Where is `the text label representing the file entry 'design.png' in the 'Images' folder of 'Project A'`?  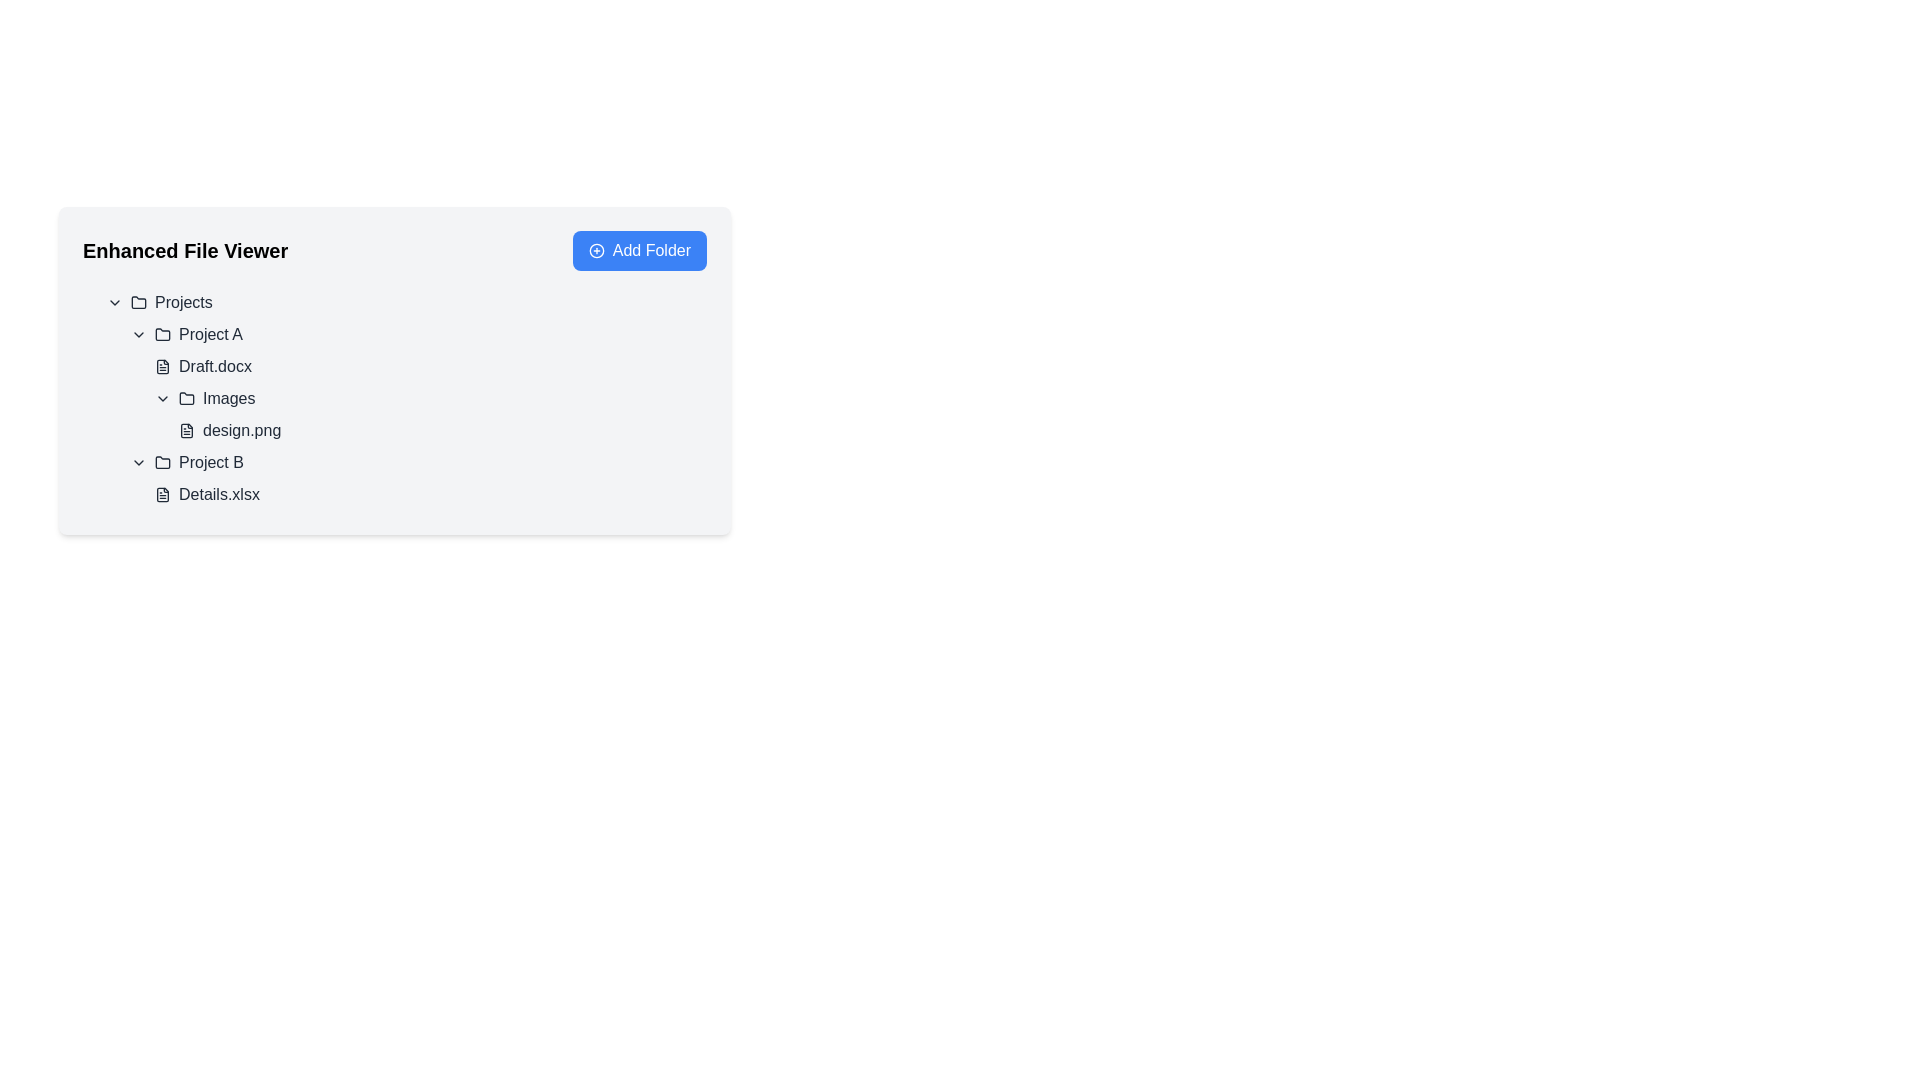 the text label representing the file entry 'design.png' in the 'Images' folder of 'Project A' is located at coordinates (241, 430).